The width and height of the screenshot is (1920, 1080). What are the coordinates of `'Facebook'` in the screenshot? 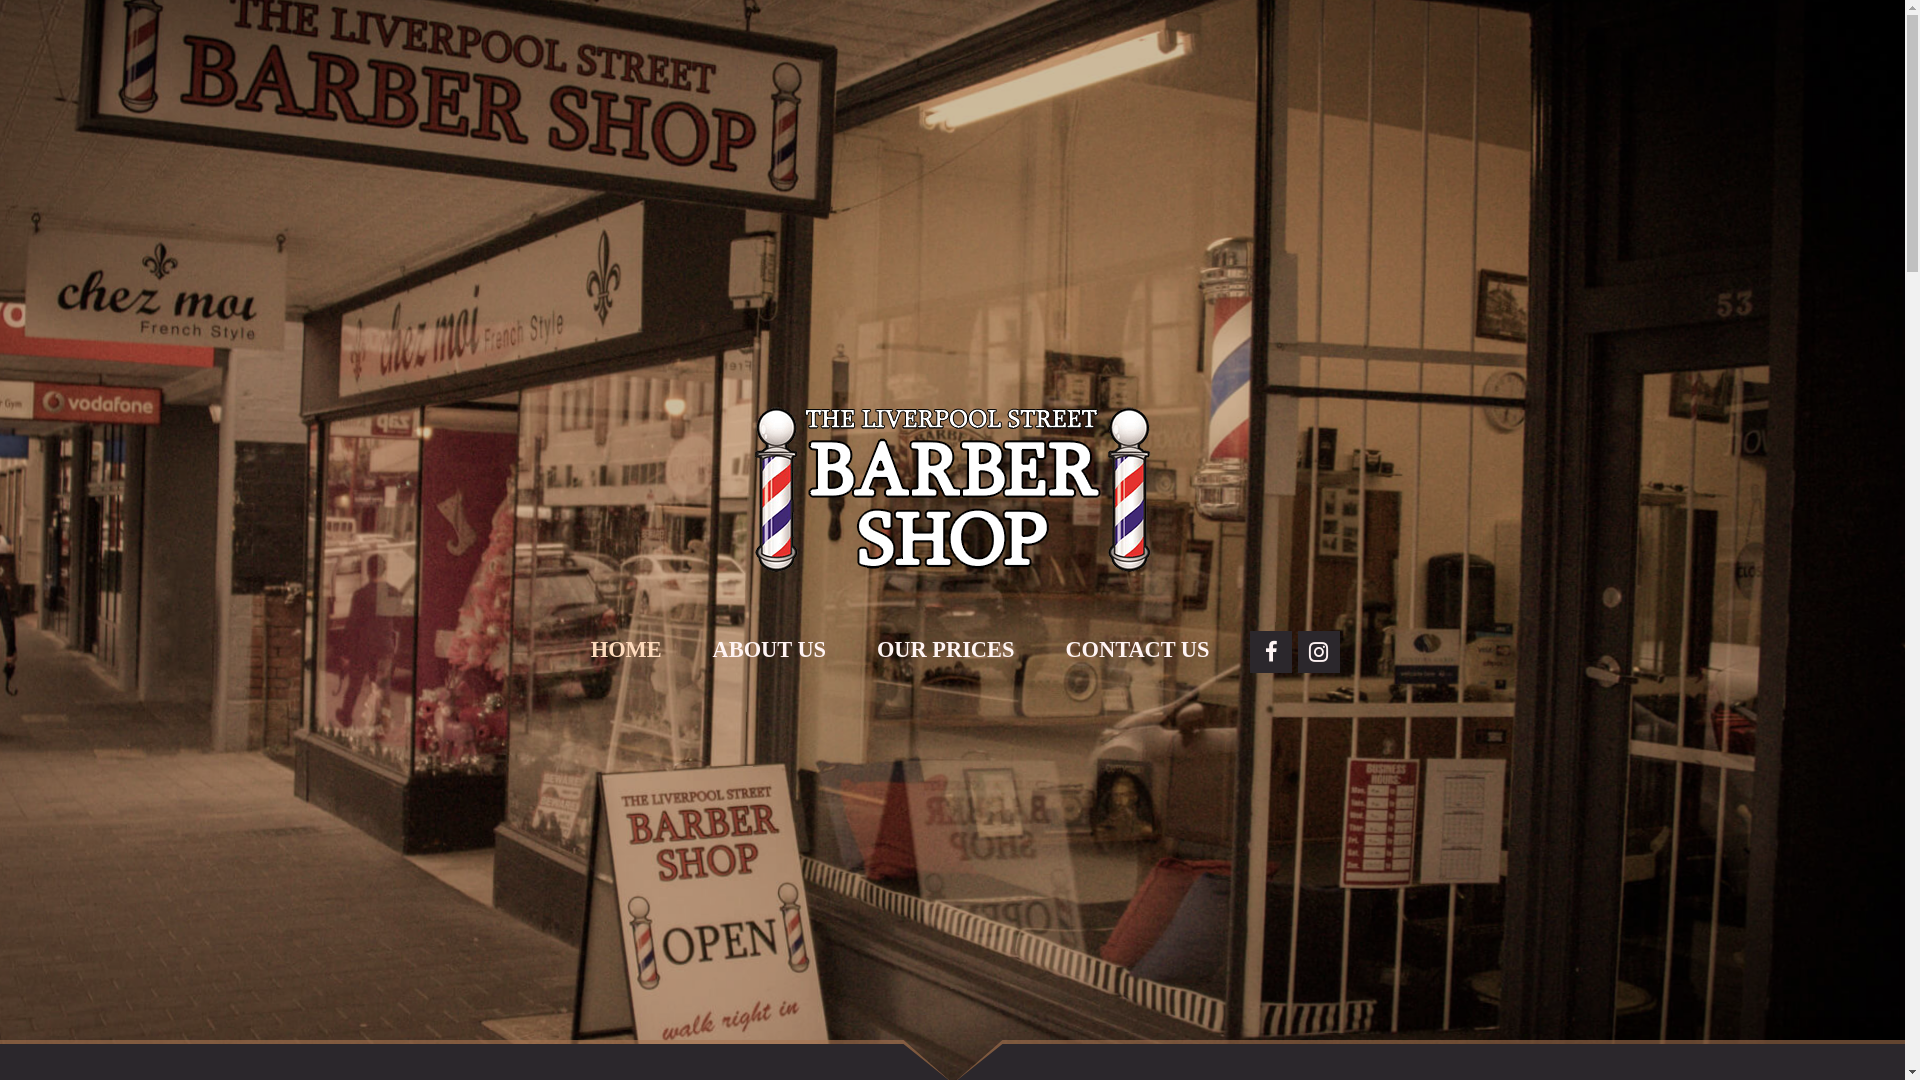 It's located at (1270, 651).